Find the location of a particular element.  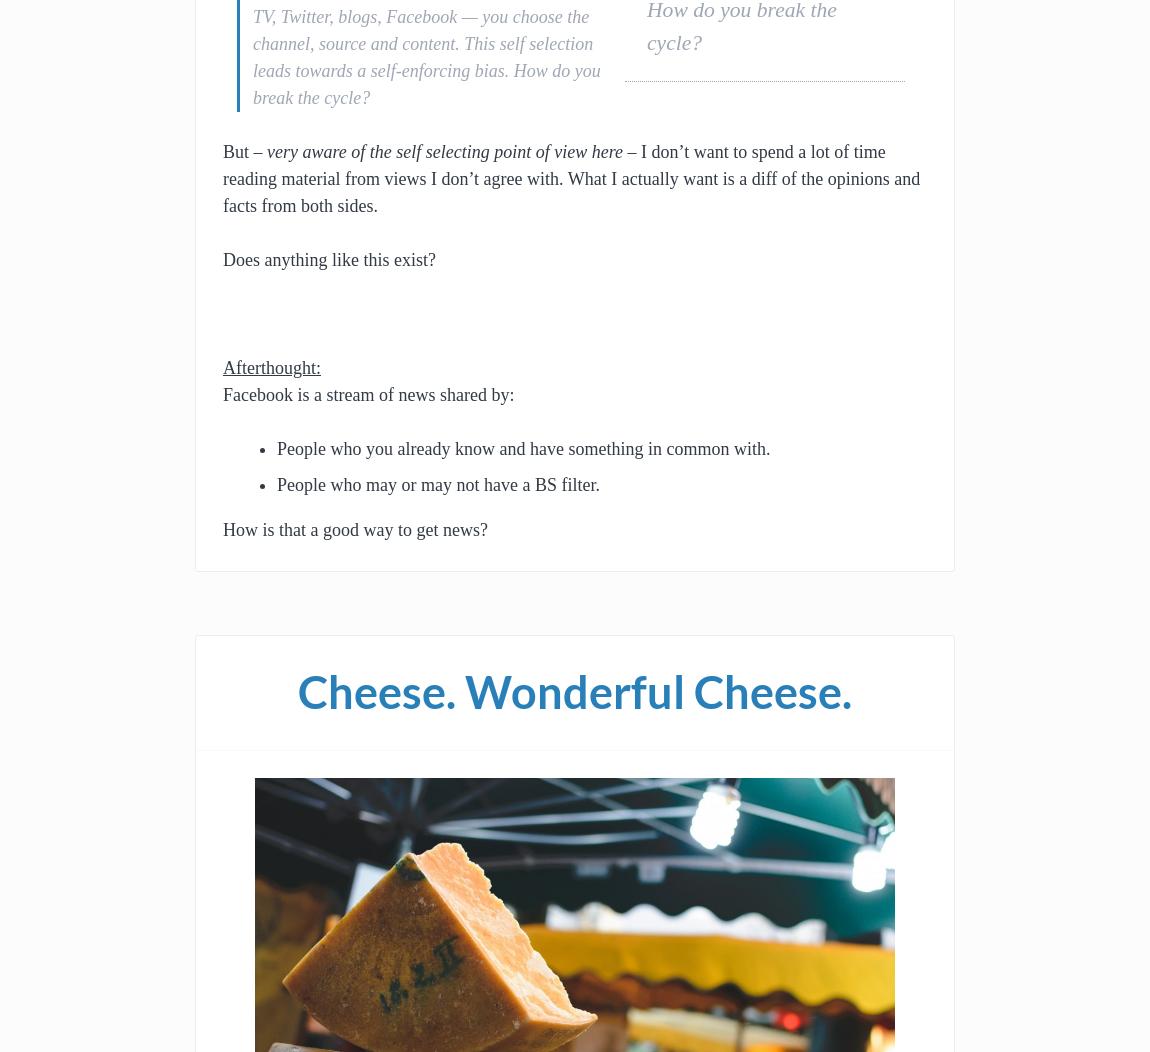

'Cheese. Wonderful Cheese.' is located at coordinates (575, 691).